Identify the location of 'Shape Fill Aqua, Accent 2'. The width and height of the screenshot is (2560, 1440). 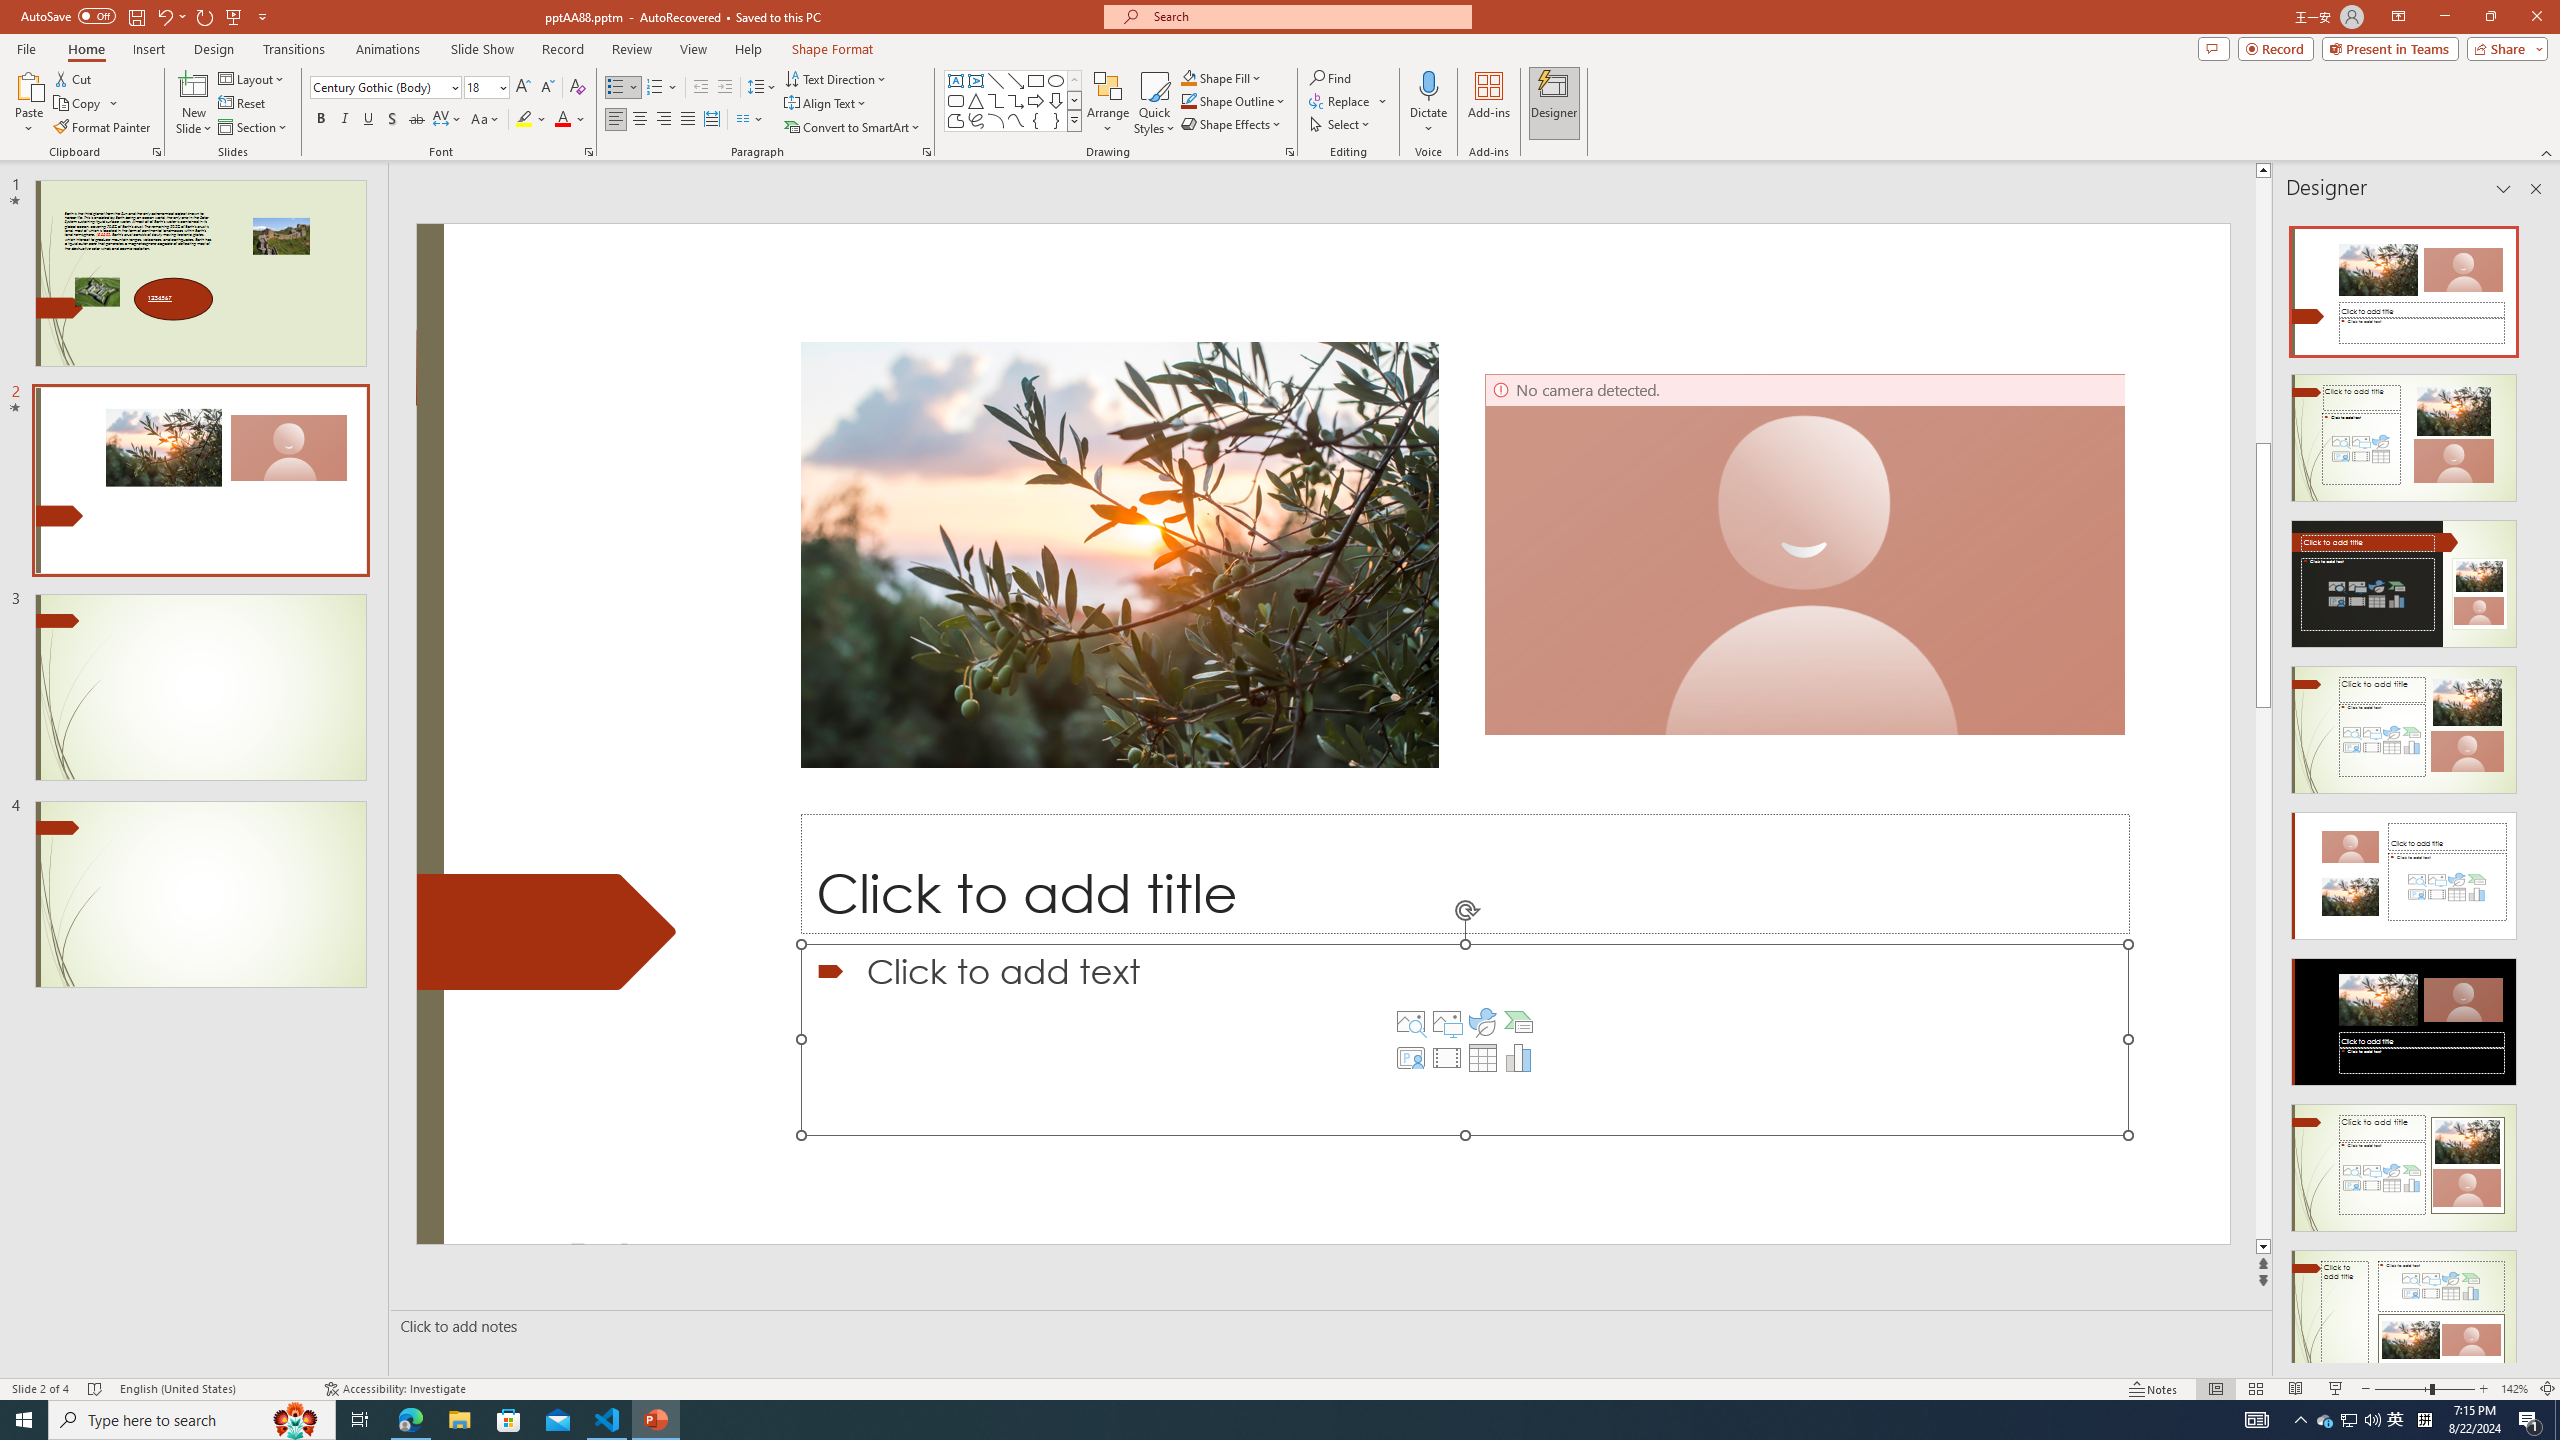
(1189, 77).